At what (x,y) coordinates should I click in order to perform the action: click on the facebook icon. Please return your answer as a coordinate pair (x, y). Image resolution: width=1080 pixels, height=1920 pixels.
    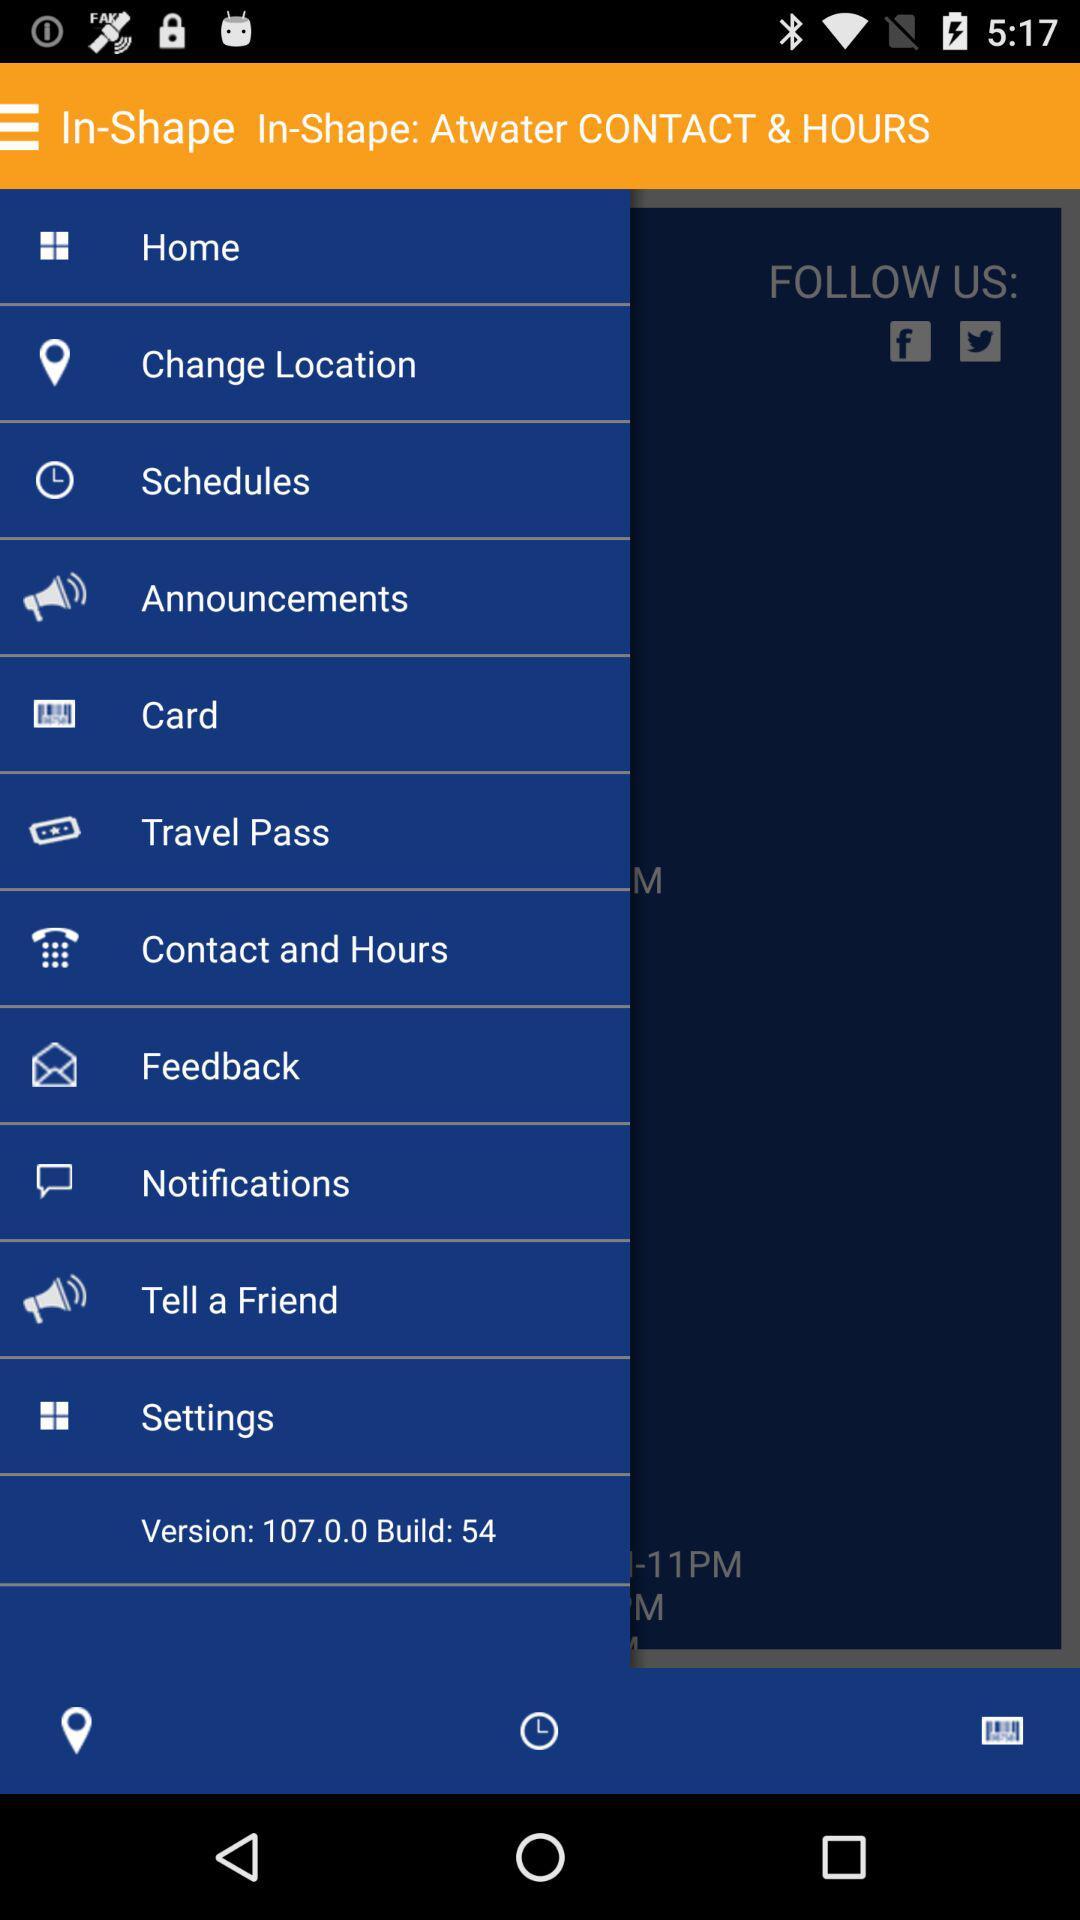
    Looking at the image, I should click on (910, 365).